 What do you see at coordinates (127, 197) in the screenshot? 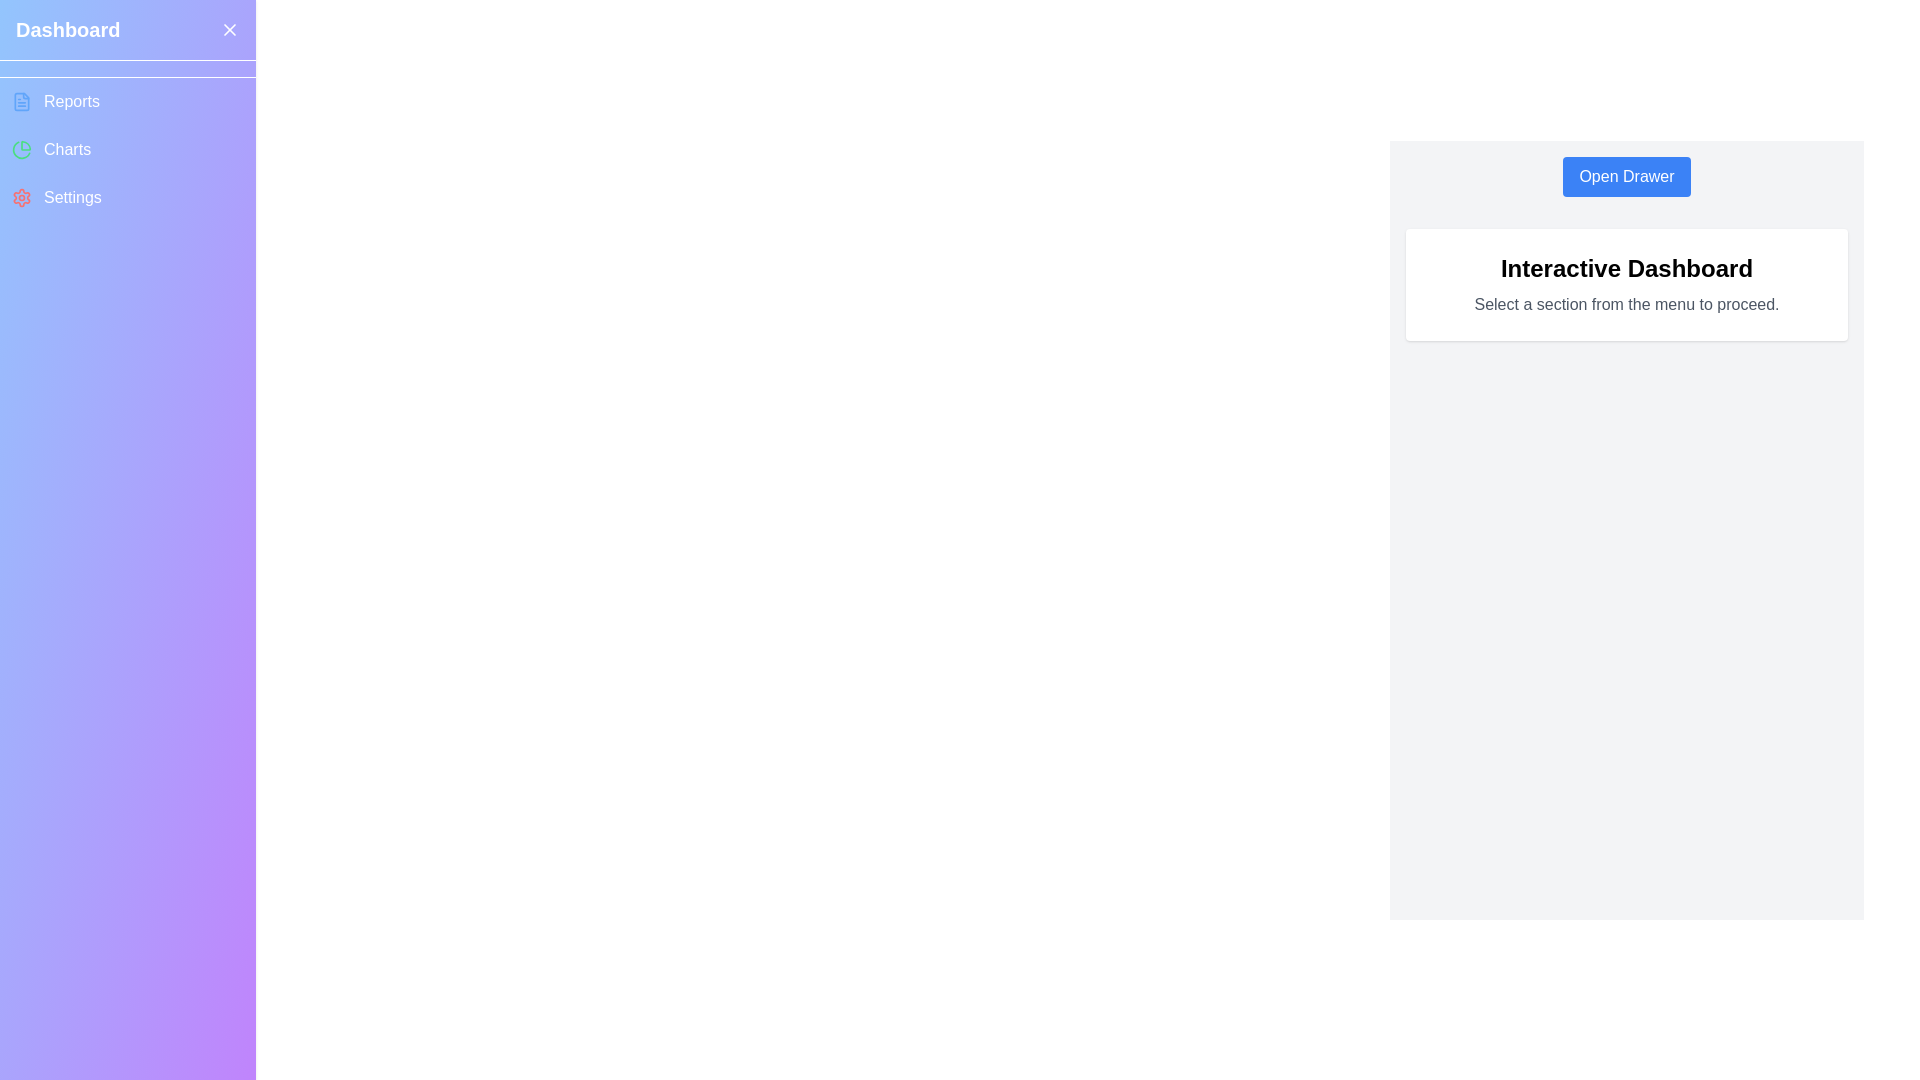
I see `the menu item Settings from the drawer` at bounding box center [127, 197].